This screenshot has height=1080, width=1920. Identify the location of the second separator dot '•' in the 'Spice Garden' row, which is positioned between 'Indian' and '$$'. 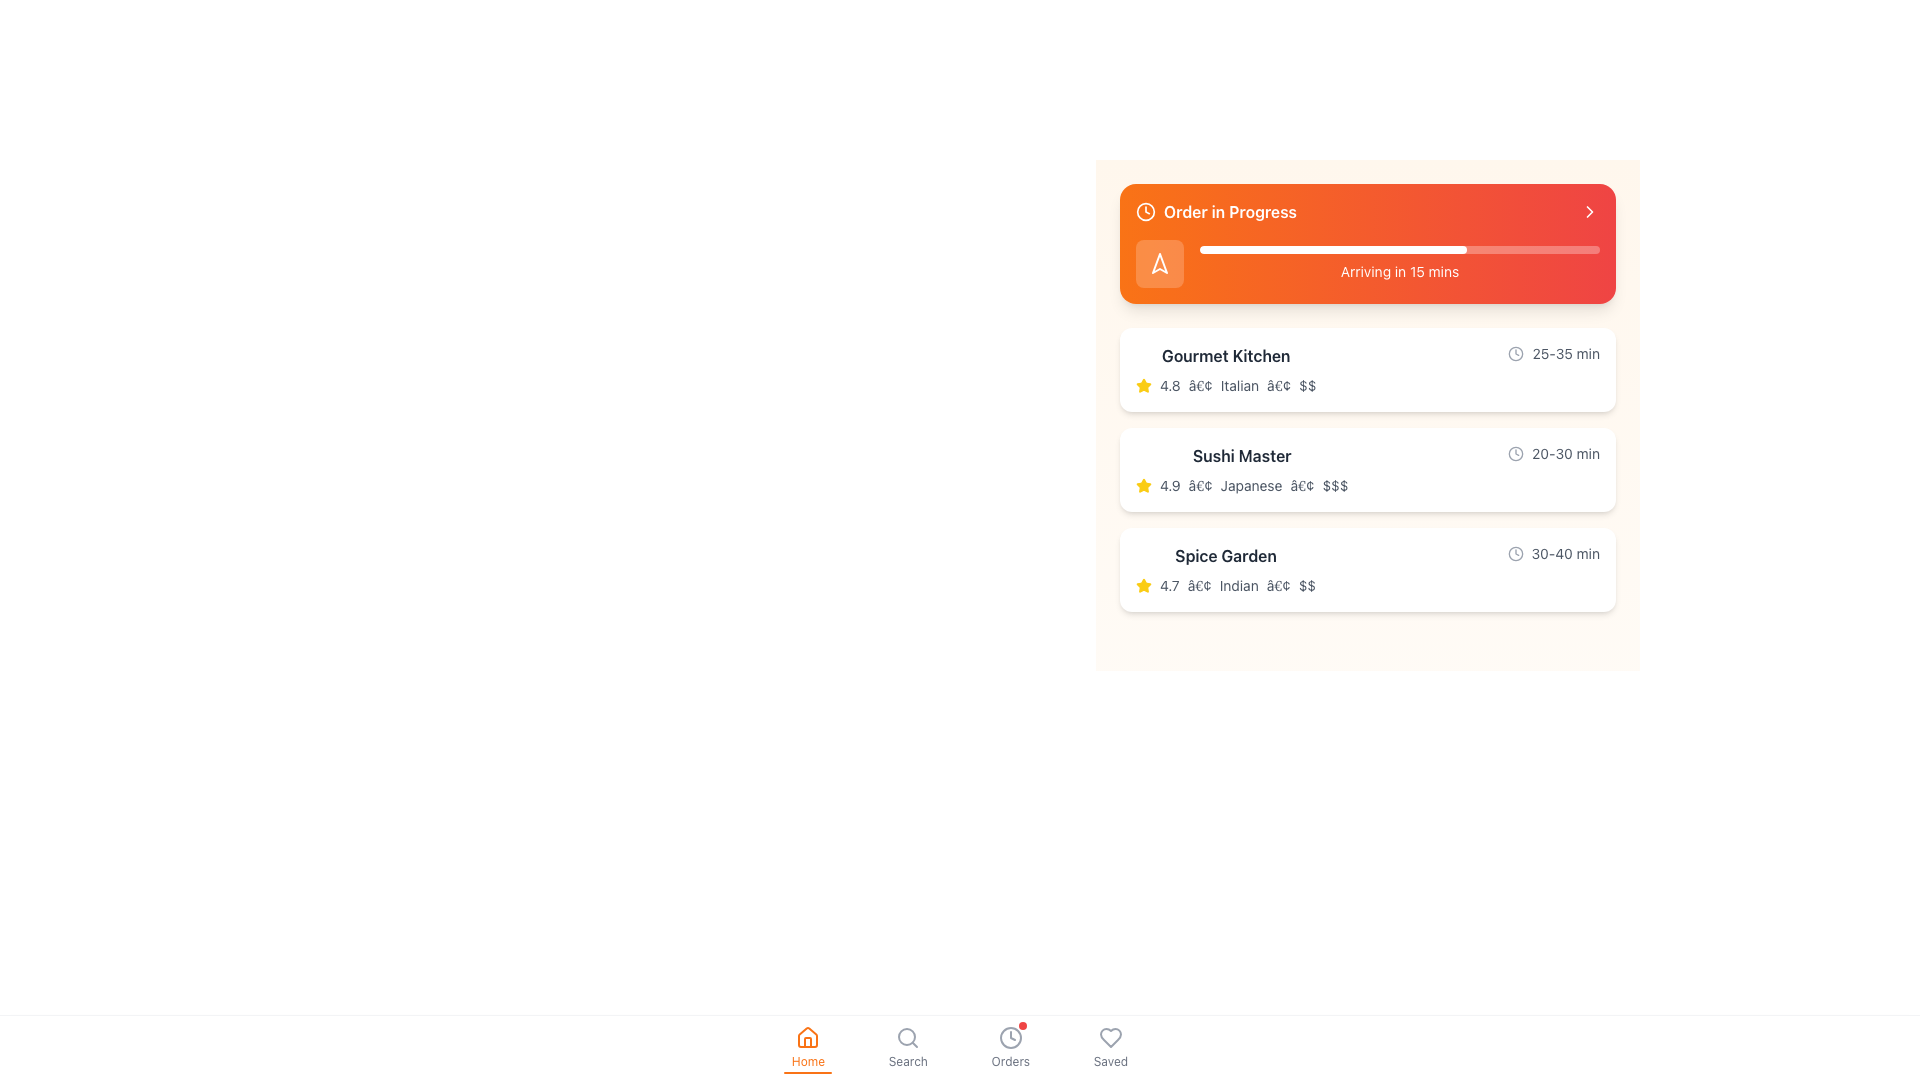
(1199, 585).